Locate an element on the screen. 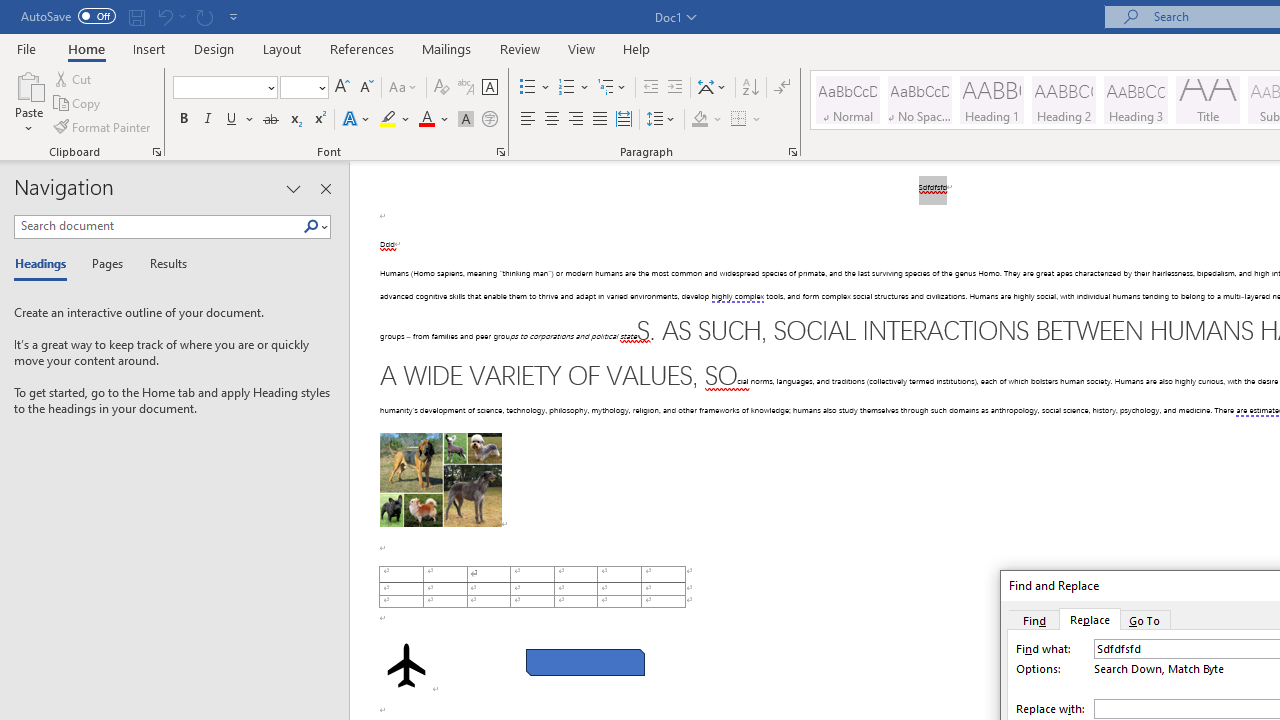 The height and width of the screenshot is (720, 1280). 'Headings' is located at coordinates (45, 264).